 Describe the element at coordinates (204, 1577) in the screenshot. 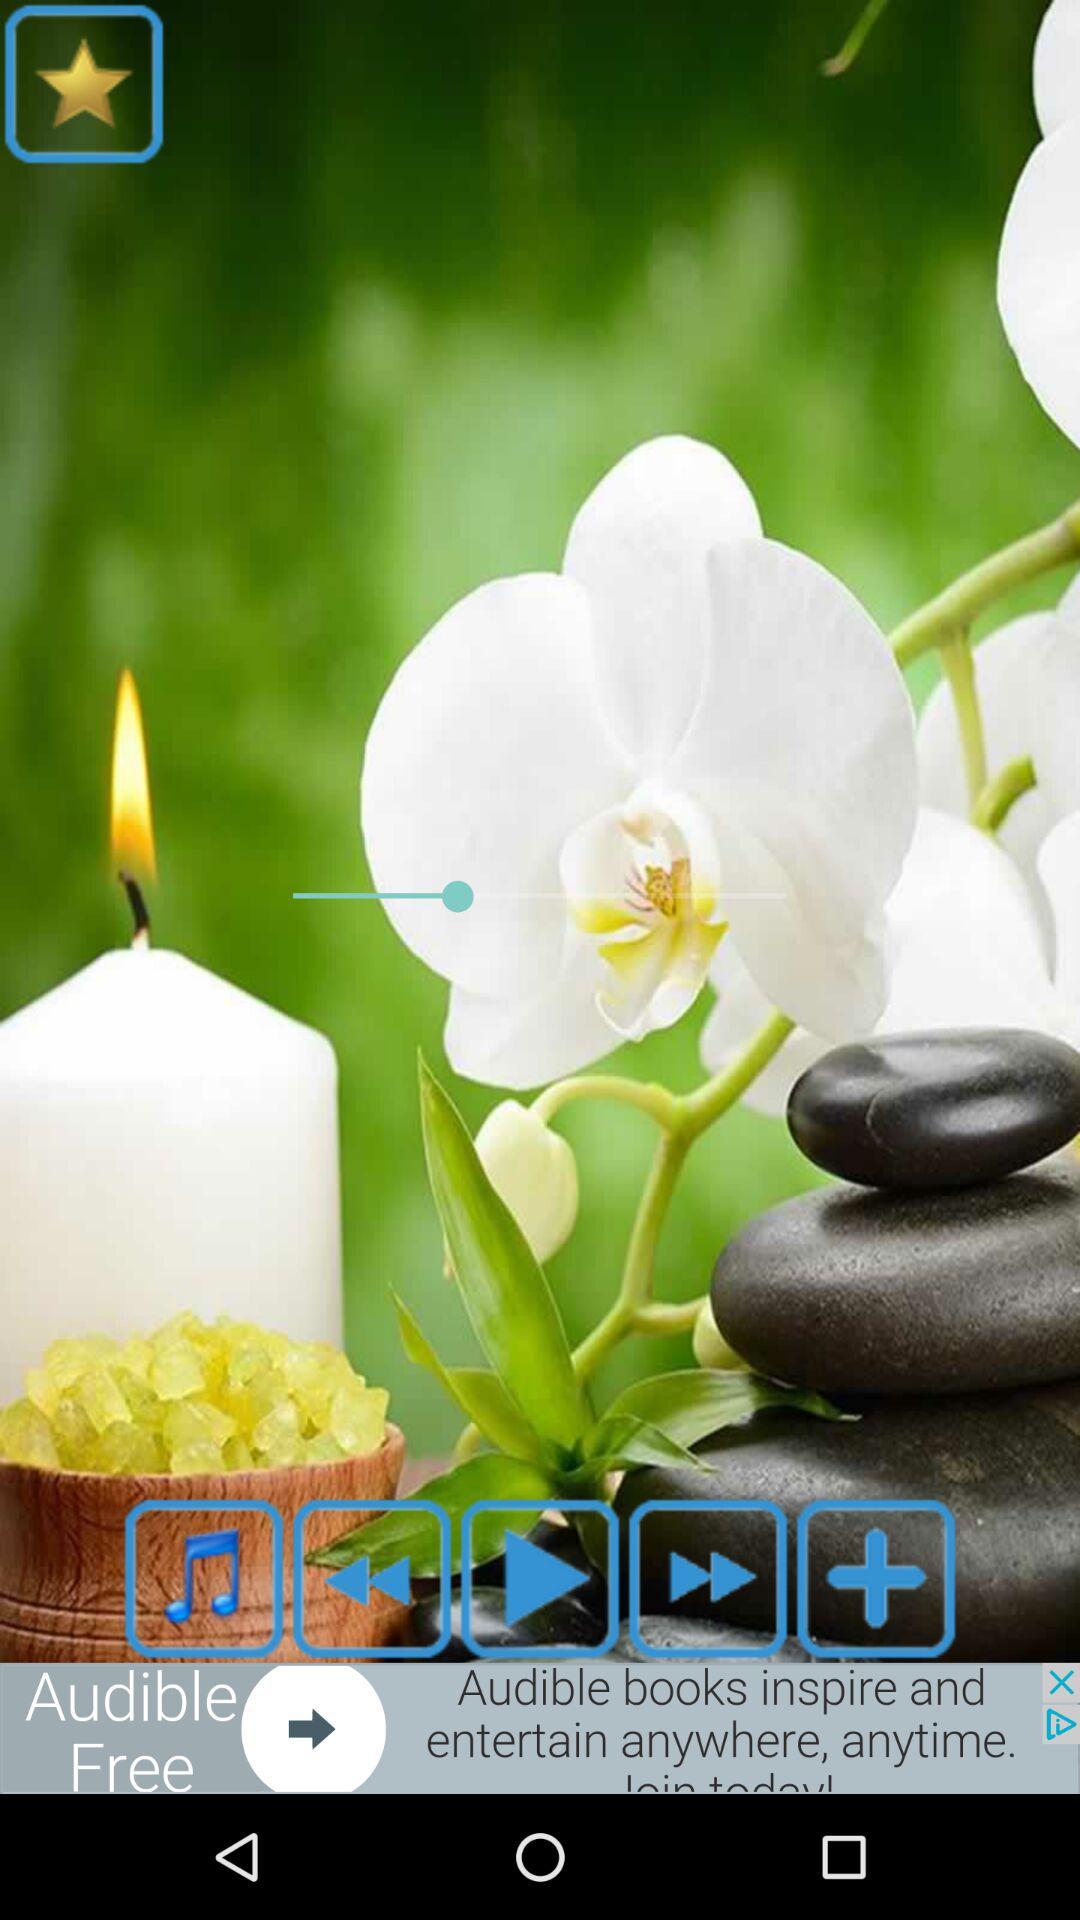

I see `open music list` at that location.